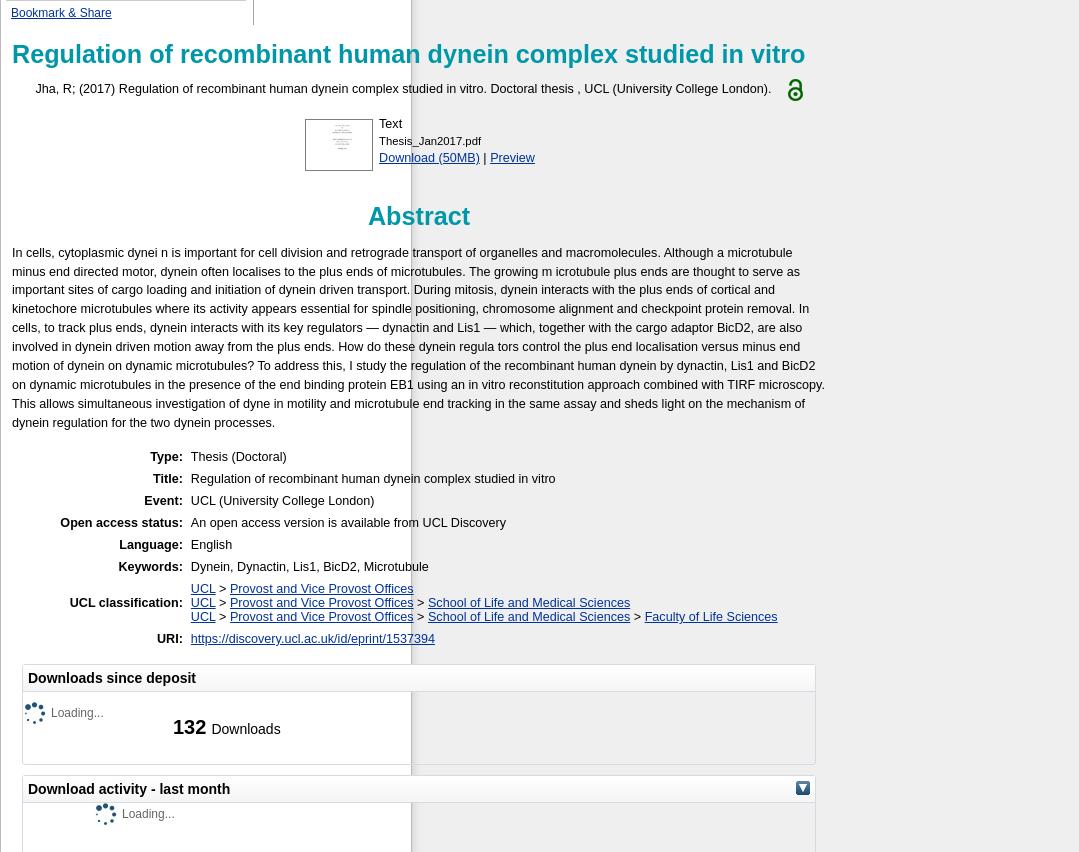 The height and width of the screenshot is (852, 1079). I want to click on '|', so click(483, 156).